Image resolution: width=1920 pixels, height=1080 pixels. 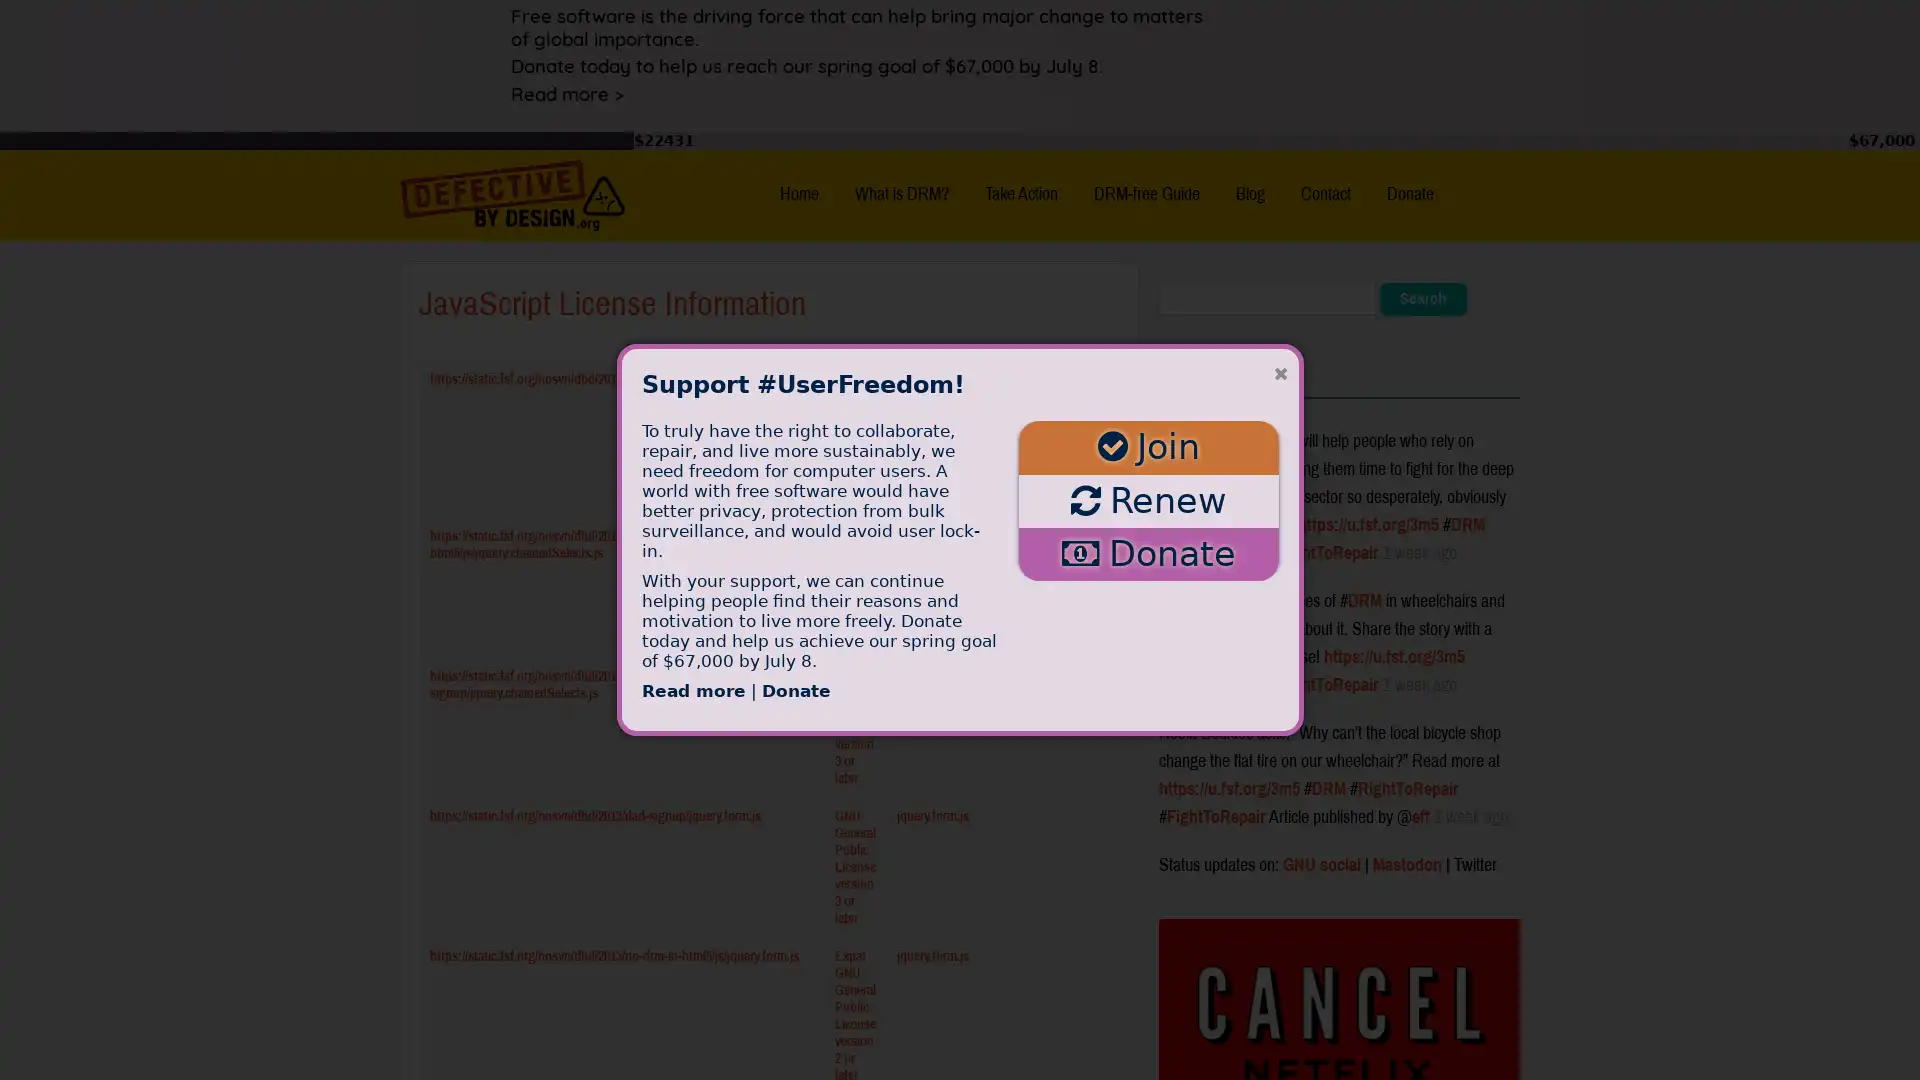 What do you see at coordinates (1421, 299) in the screenshot?
I see `Search` at bounding box center [1421, 299].